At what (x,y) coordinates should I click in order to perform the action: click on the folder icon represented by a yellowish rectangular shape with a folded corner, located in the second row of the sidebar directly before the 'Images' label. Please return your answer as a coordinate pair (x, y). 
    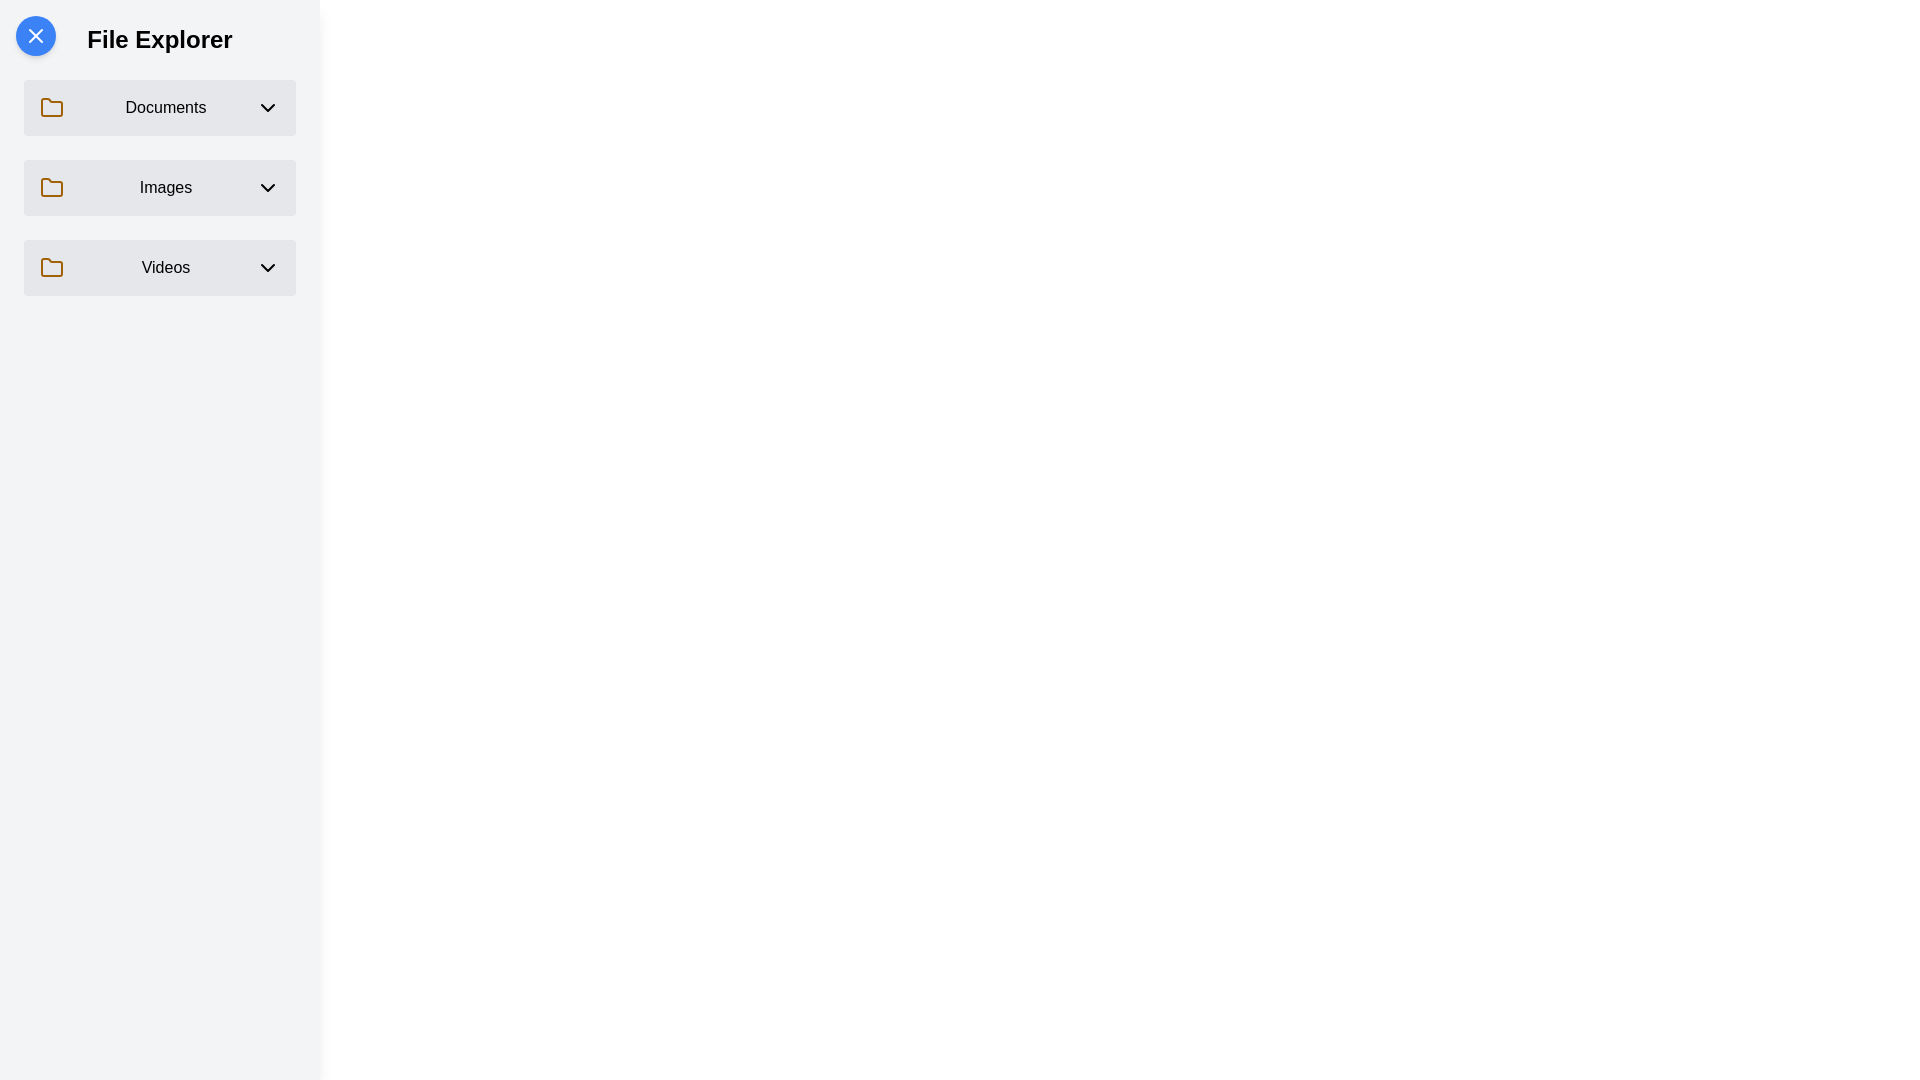
    Looking at the image, I should click on (52, 187).